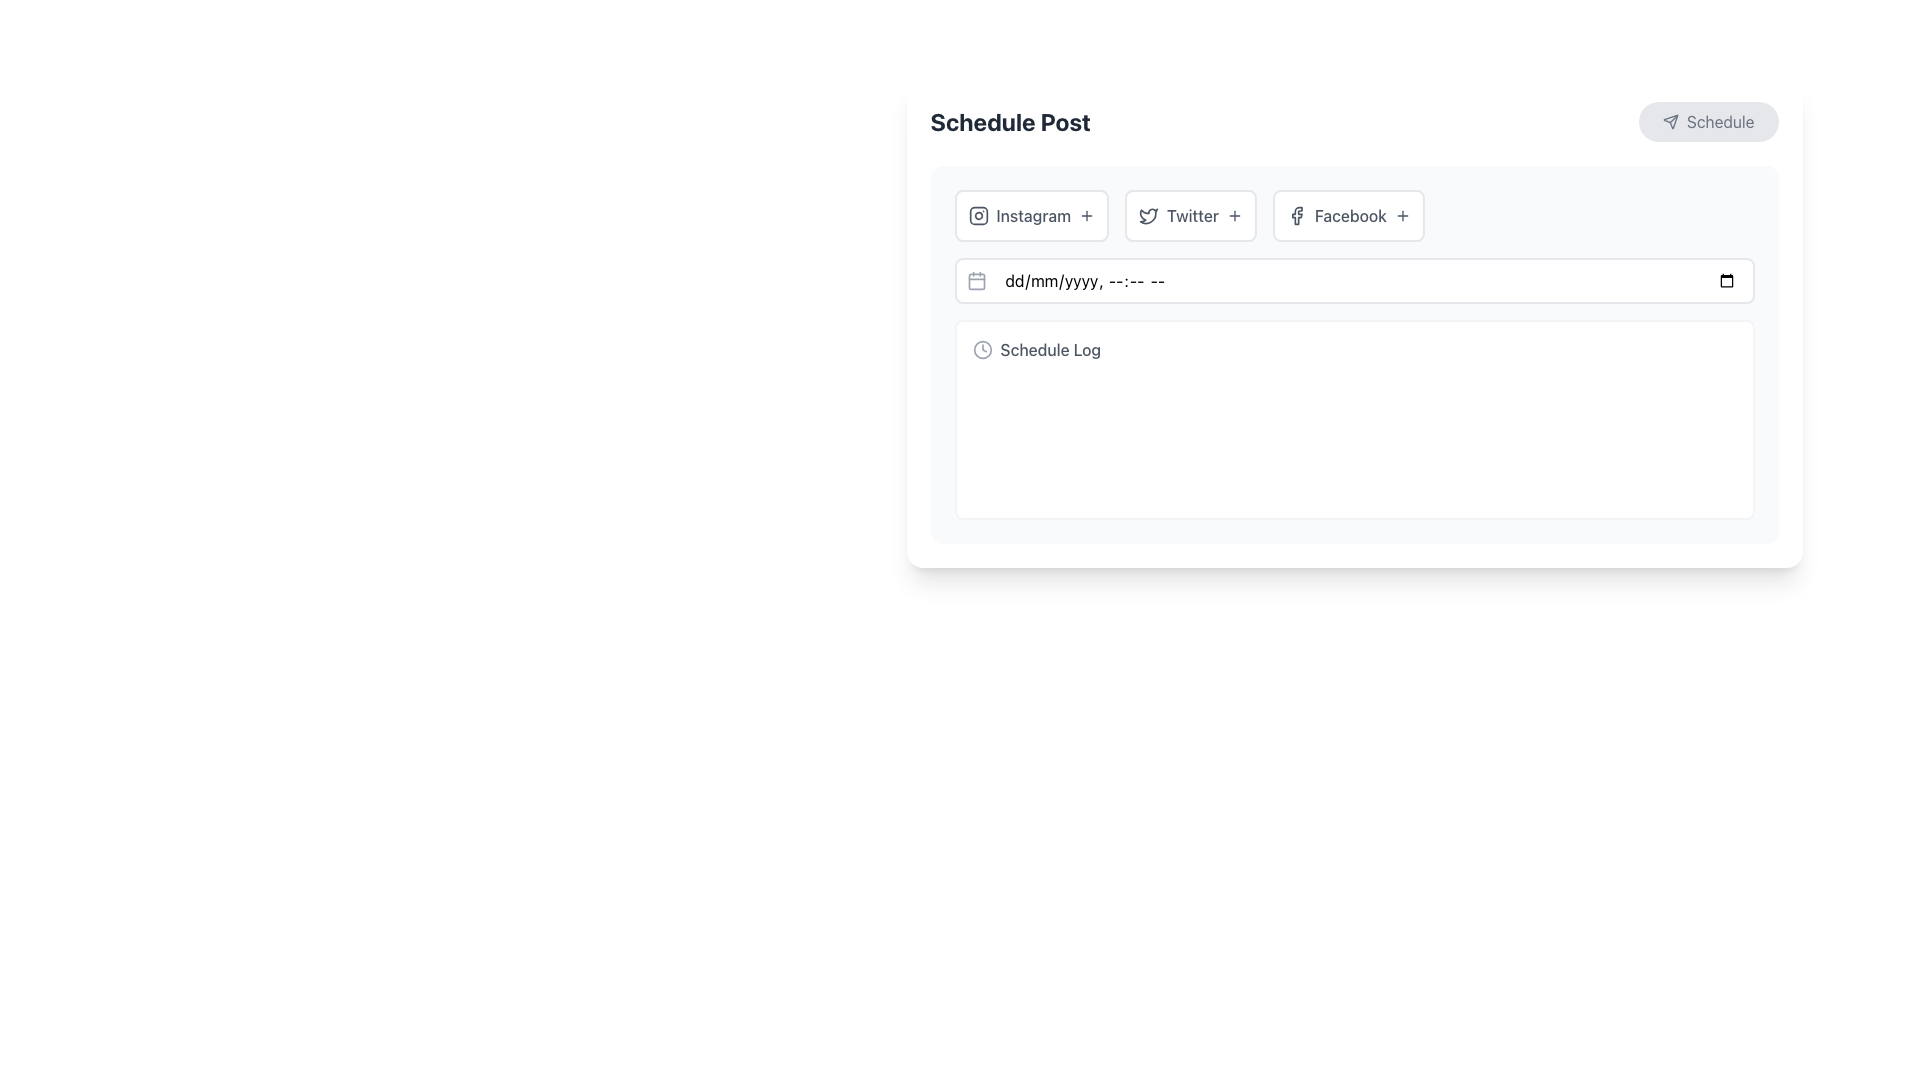 This screenshot has width=1920, height=1080. I want to click on the 'Schedule Log' text label element, which is styled in gray and associated with a clock icon, located in the lower section of the window under 'Schedule Post', so click(1049, 349).